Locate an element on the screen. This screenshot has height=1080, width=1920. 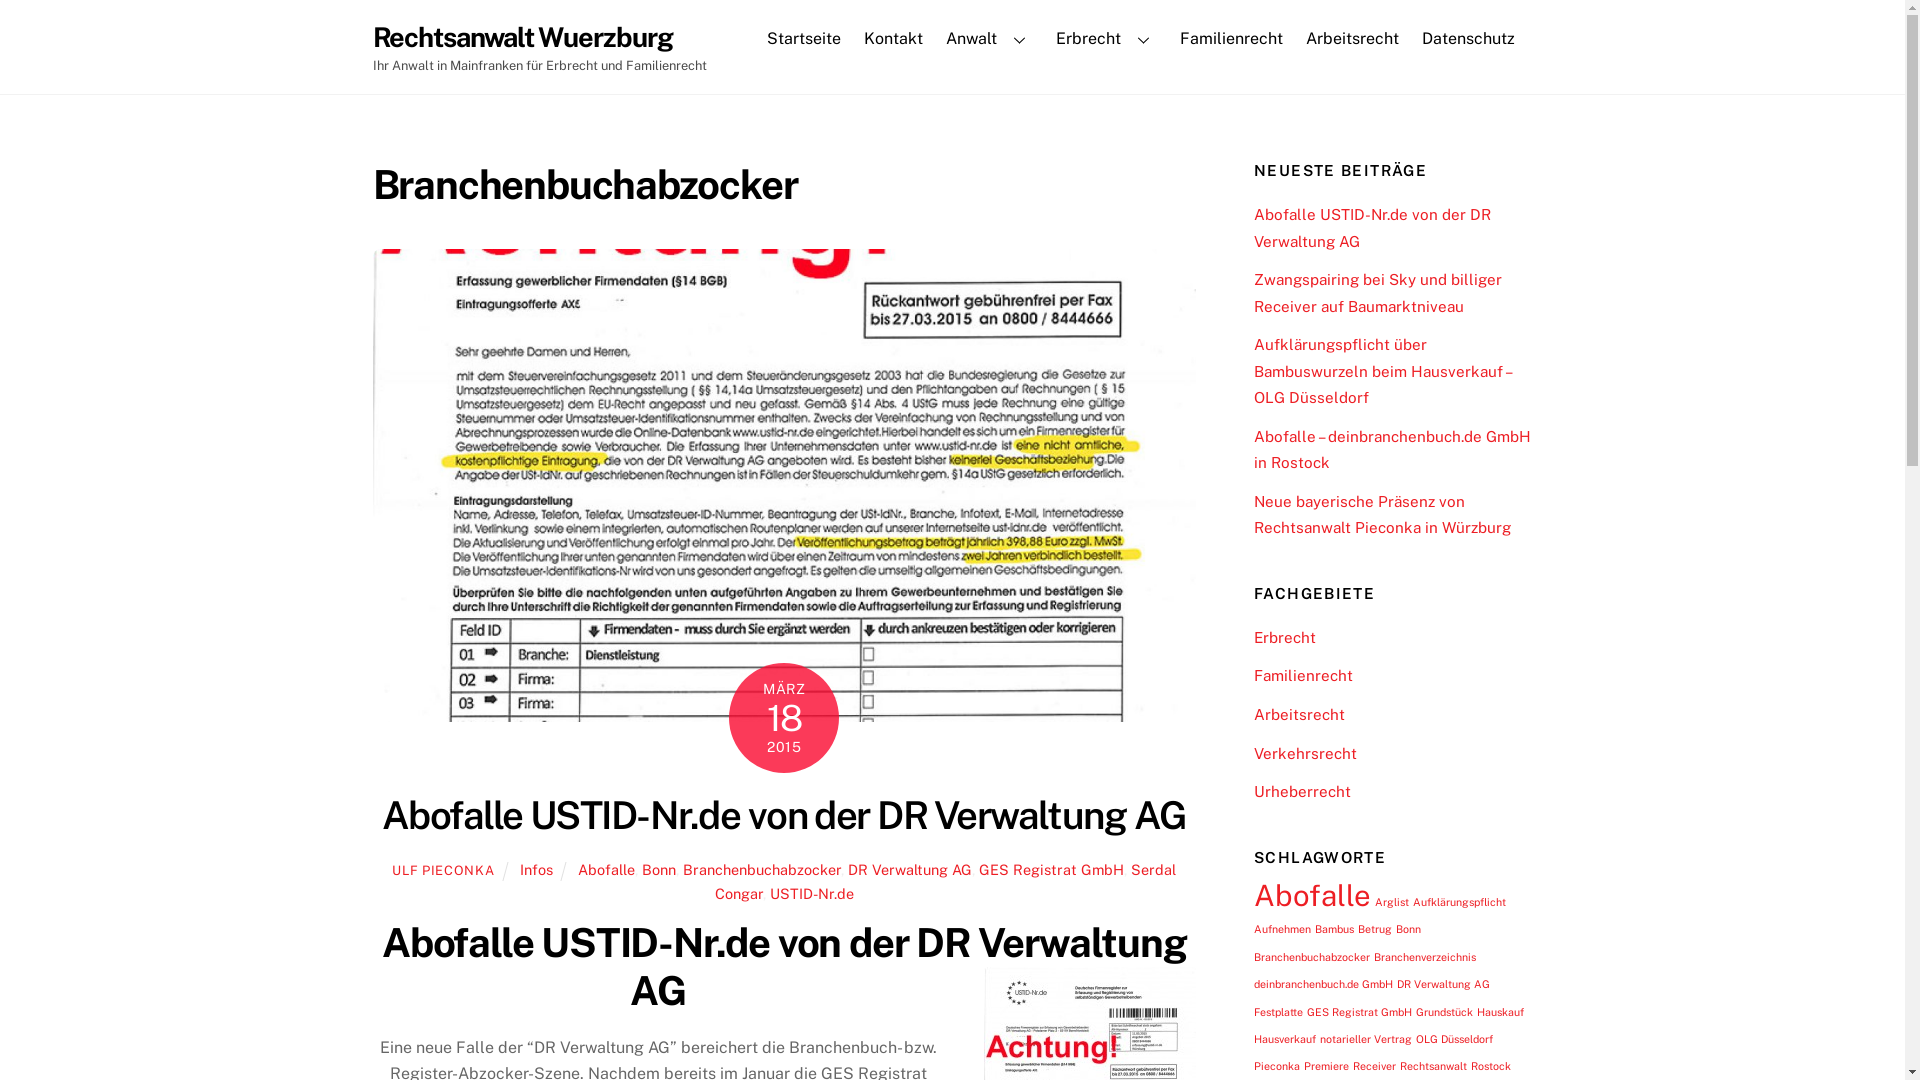
'Aufnehmen' is located at coordinates (1282, 929).